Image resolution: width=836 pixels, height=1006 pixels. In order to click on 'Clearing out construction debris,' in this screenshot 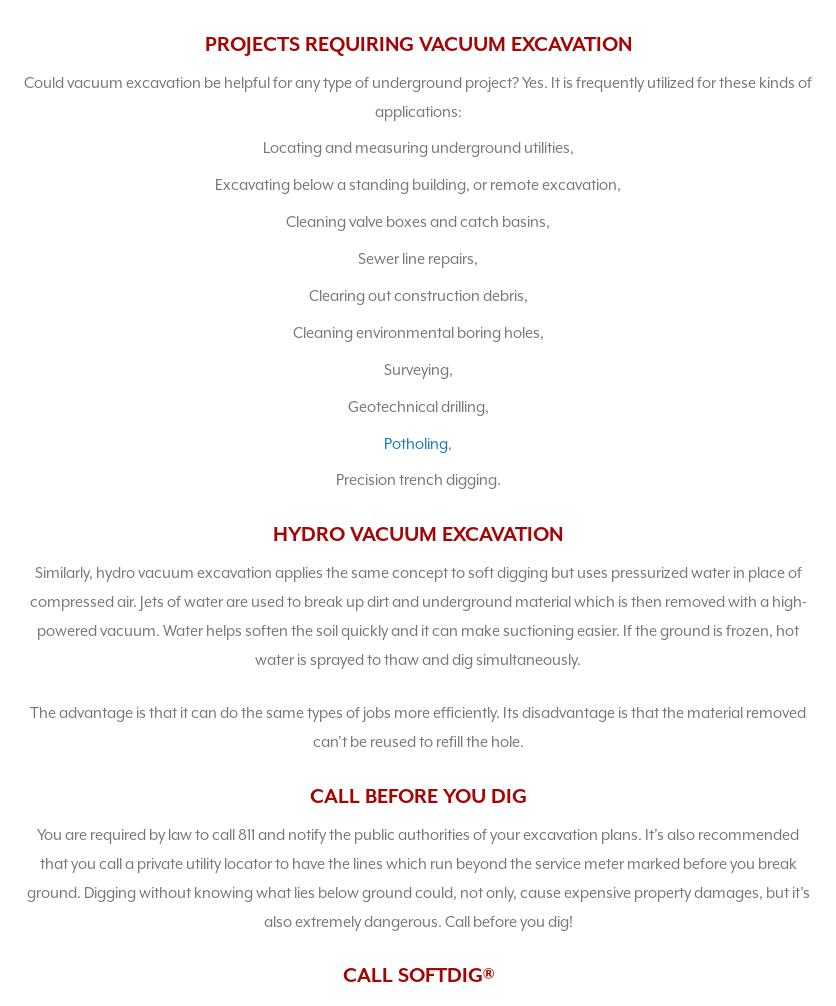, I will do `click(416, 293)`.